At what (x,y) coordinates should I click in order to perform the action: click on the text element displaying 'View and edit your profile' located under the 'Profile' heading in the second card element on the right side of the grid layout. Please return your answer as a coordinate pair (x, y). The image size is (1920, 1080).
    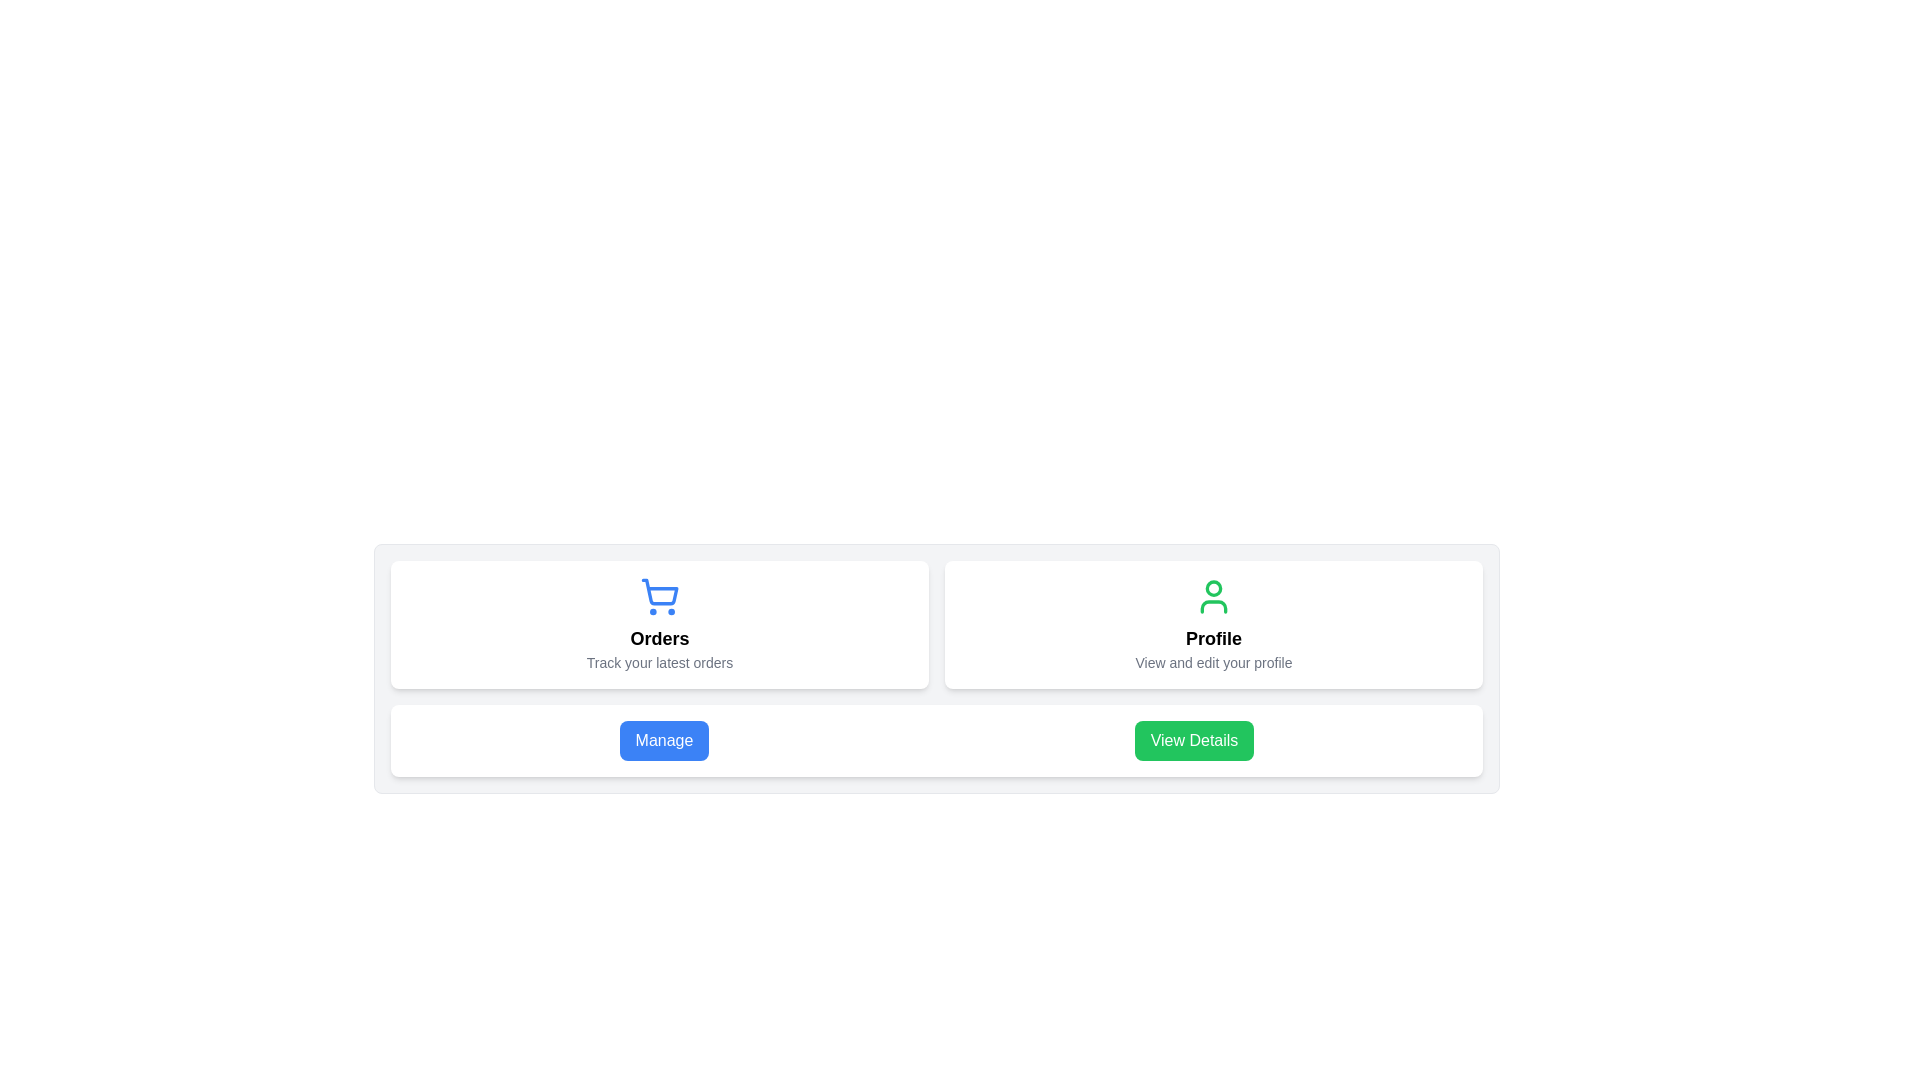
    Looking at the image, I should click on (1213, 663).